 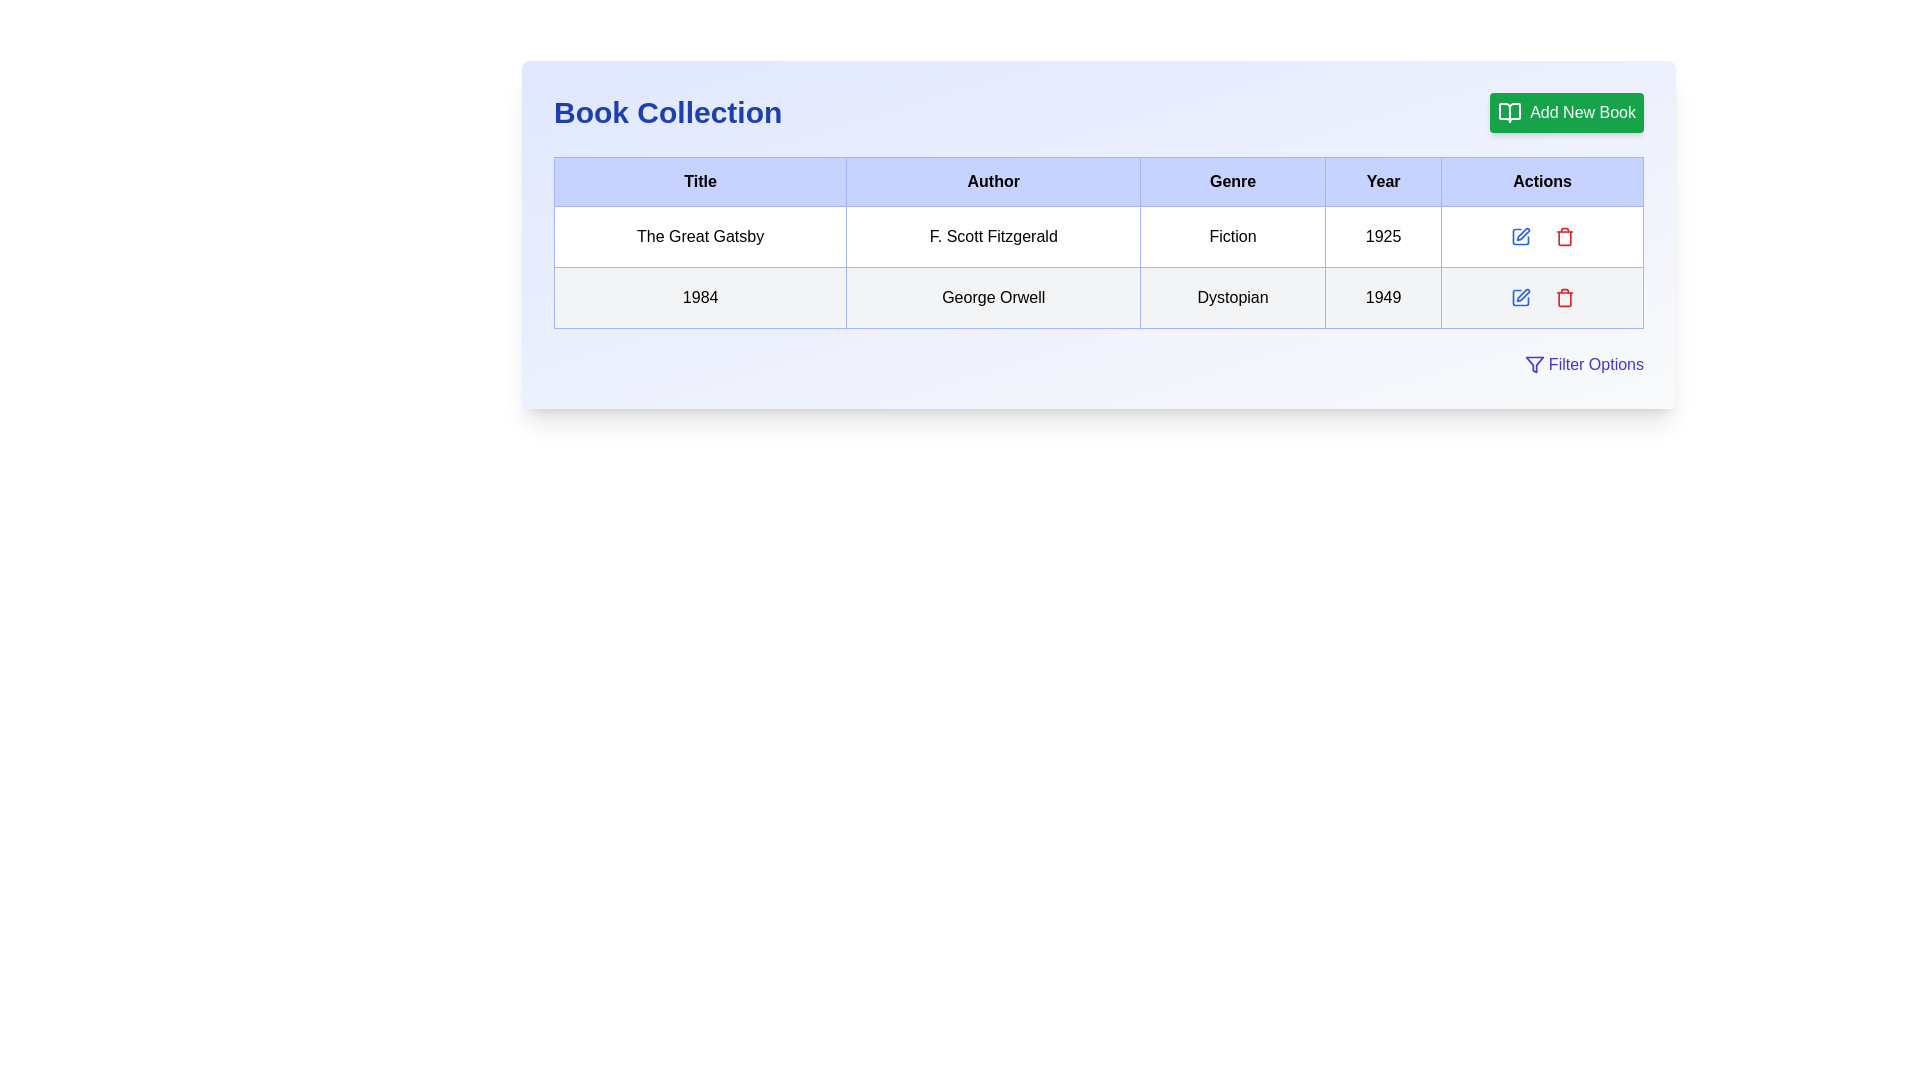 I want to click on the informational text label displaying the author's name for the book '1984', located in the 'Author' column of the second row in the book details table, so click(x=993, y=297).